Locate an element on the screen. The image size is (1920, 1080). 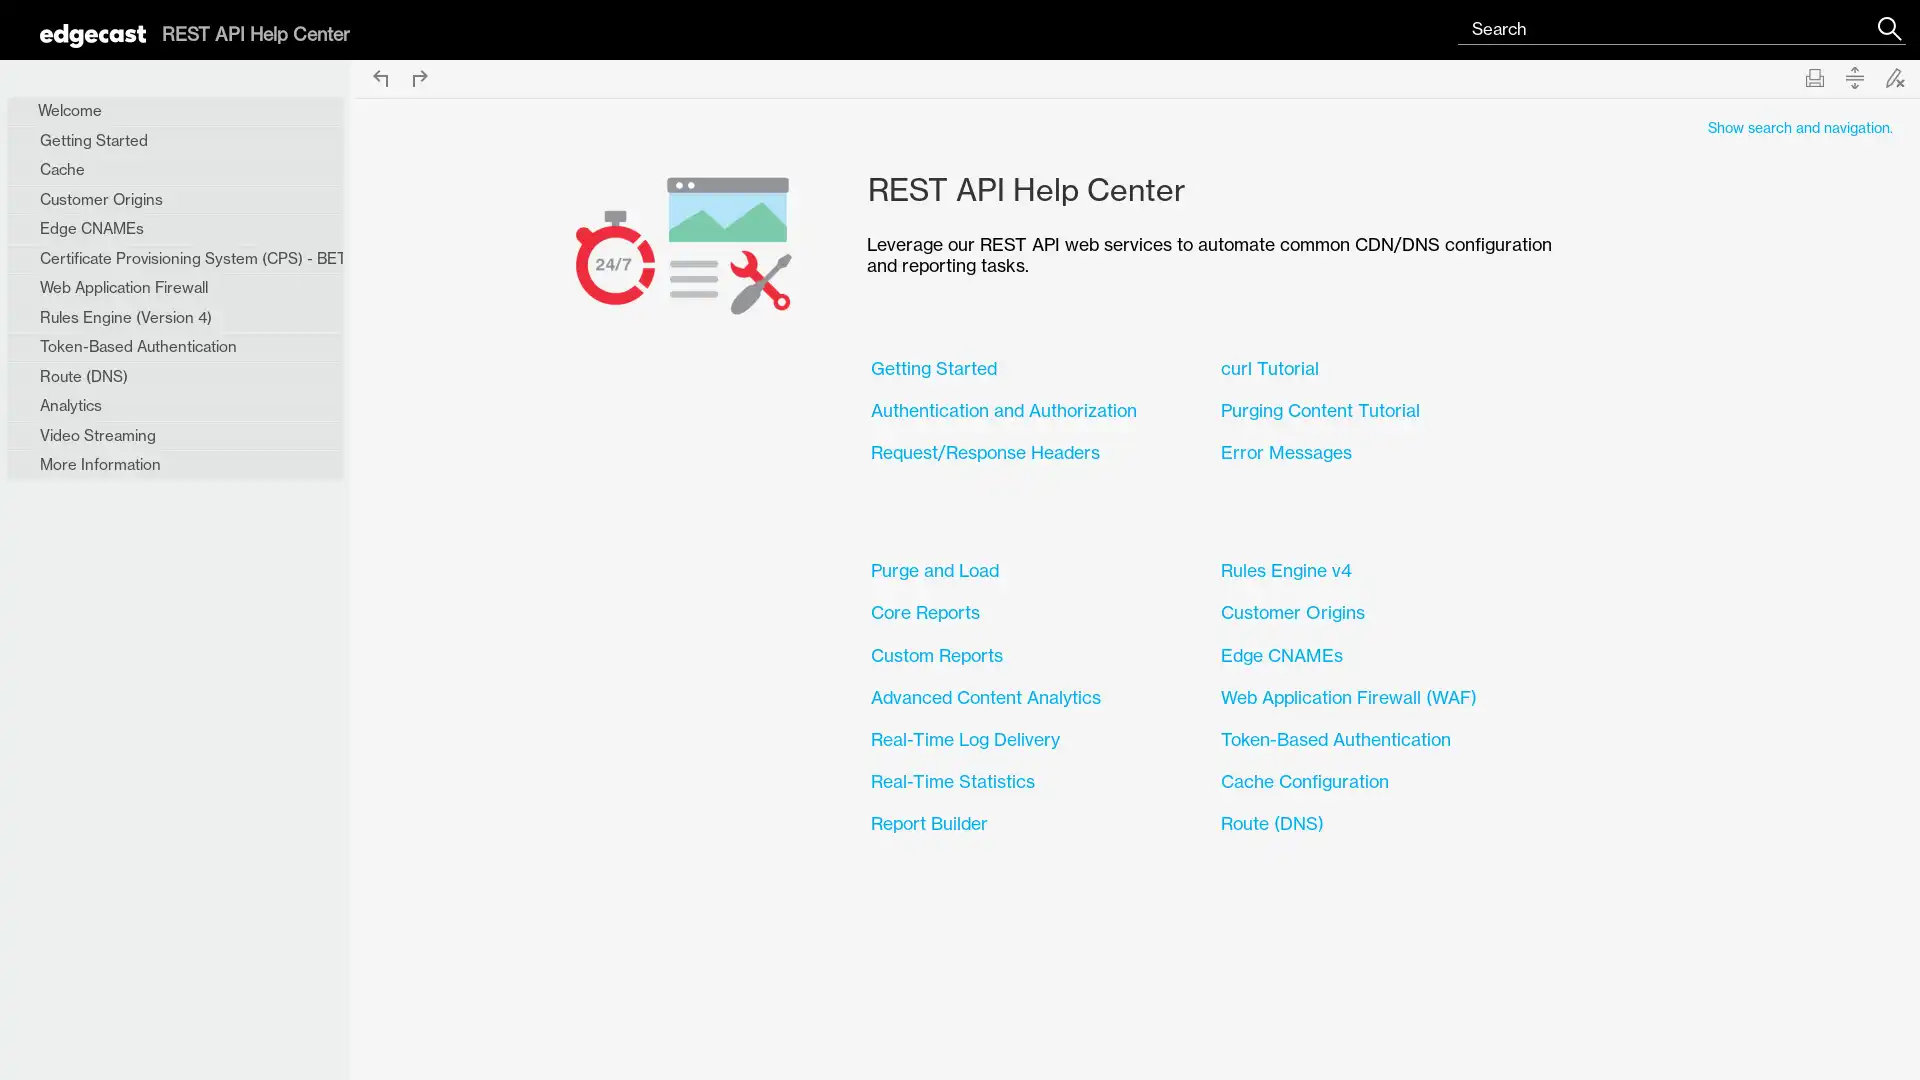
remove highlight is located at coordinates (1894, 76).